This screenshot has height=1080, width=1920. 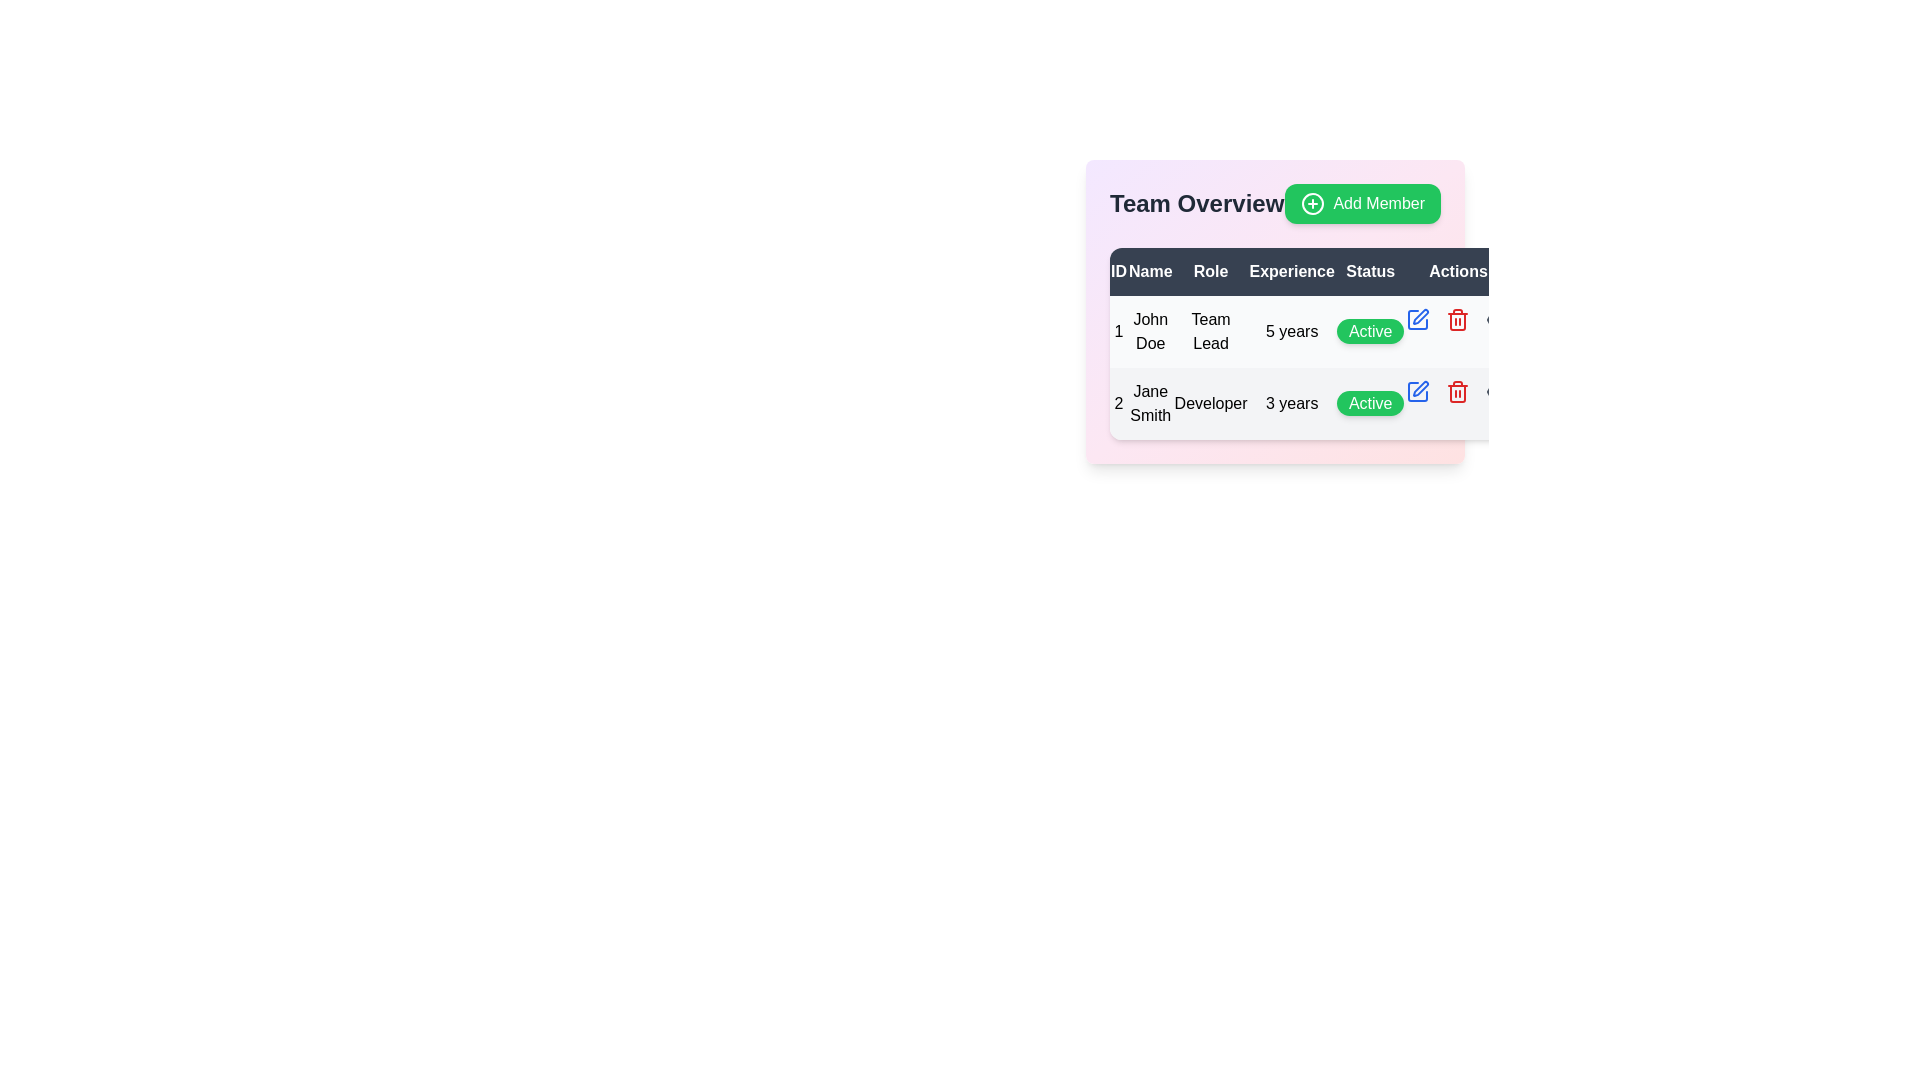 What do you see at coordinates (1313, 204) in the screenshot?
I see `the circular graphic element resembling a 'plus' symbol inside a circle, located next to the 'Add Member' button at the top-right of the interface` at bounding box center [1313, 204].